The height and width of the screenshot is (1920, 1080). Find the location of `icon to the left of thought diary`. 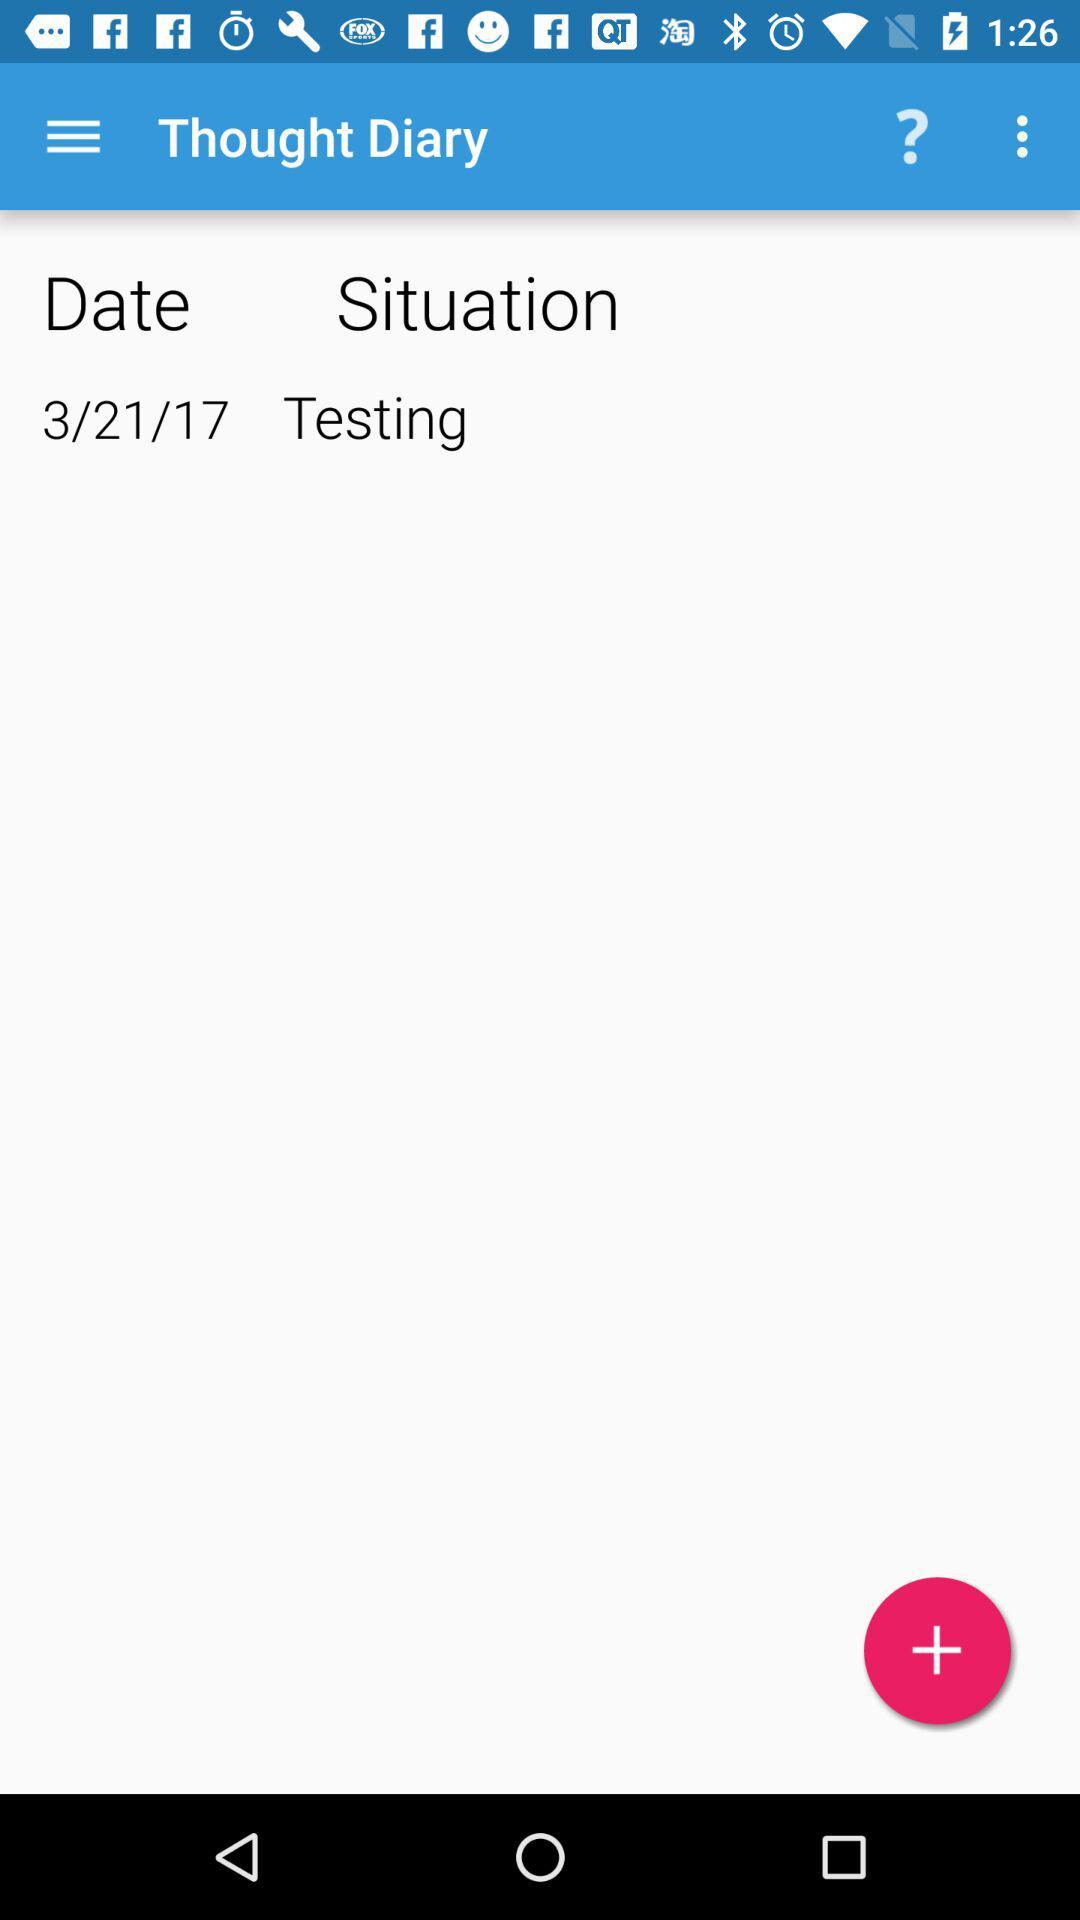

icon to the left of thought diary is located at coordinates (72, 135).